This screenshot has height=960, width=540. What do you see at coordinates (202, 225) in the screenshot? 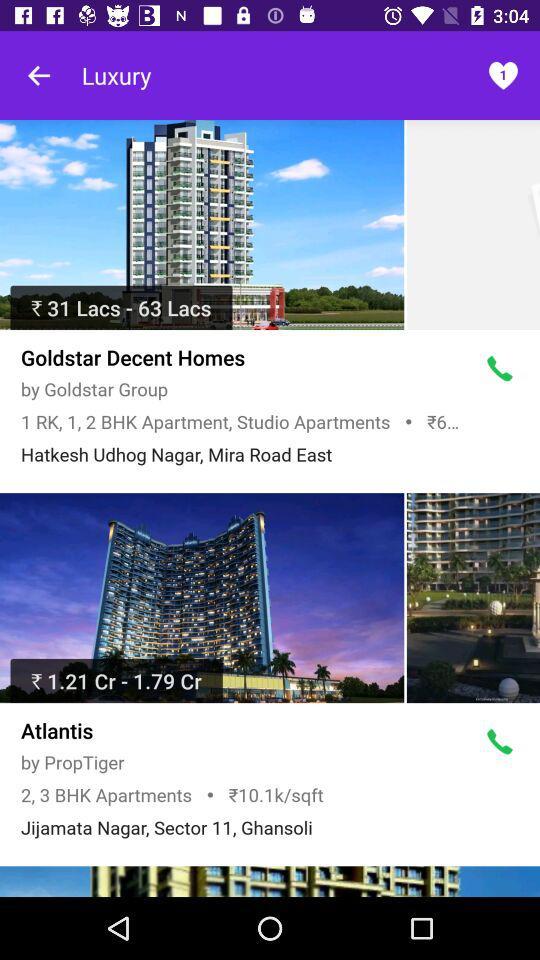
I see `hotel details` at bounding box center [202, 225].